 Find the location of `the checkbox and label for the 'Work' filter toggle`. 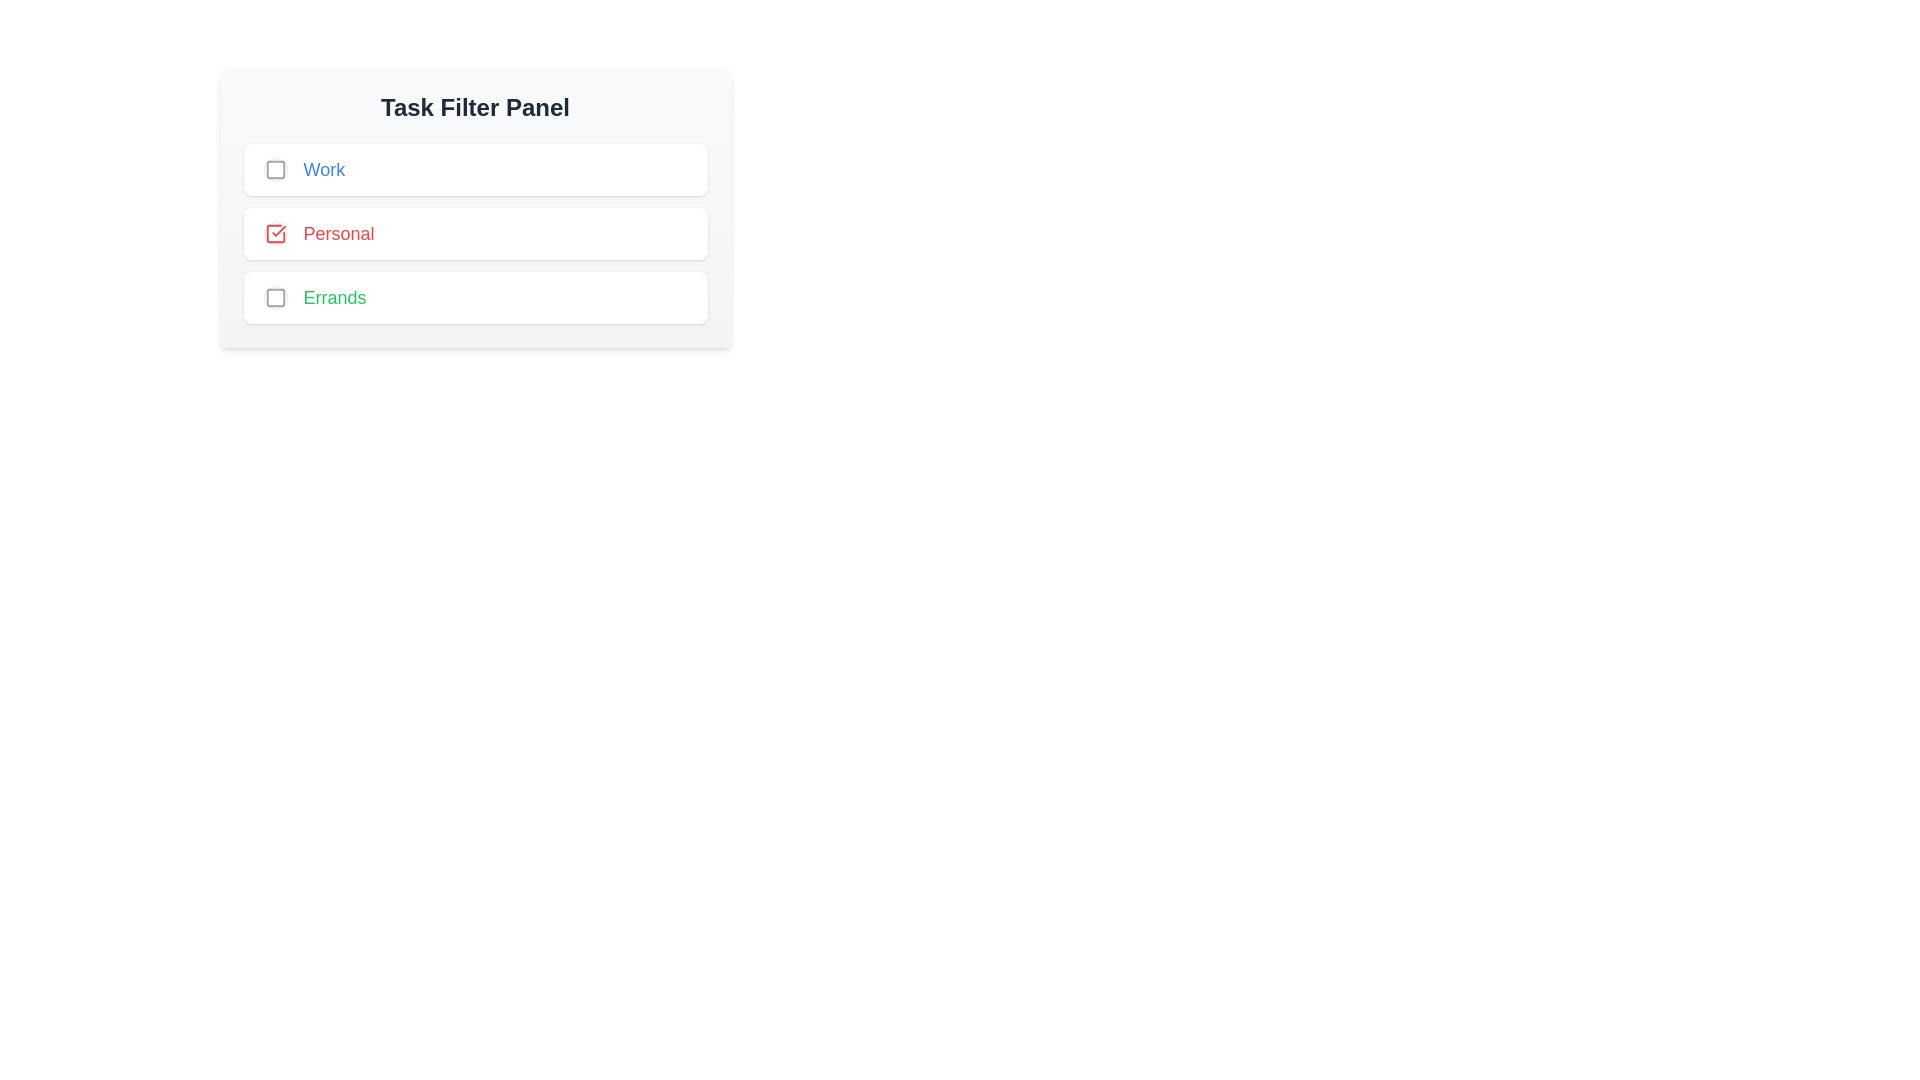

the checkbox and label for the 'Work' filter toggle is located at coordinates (474, 168).